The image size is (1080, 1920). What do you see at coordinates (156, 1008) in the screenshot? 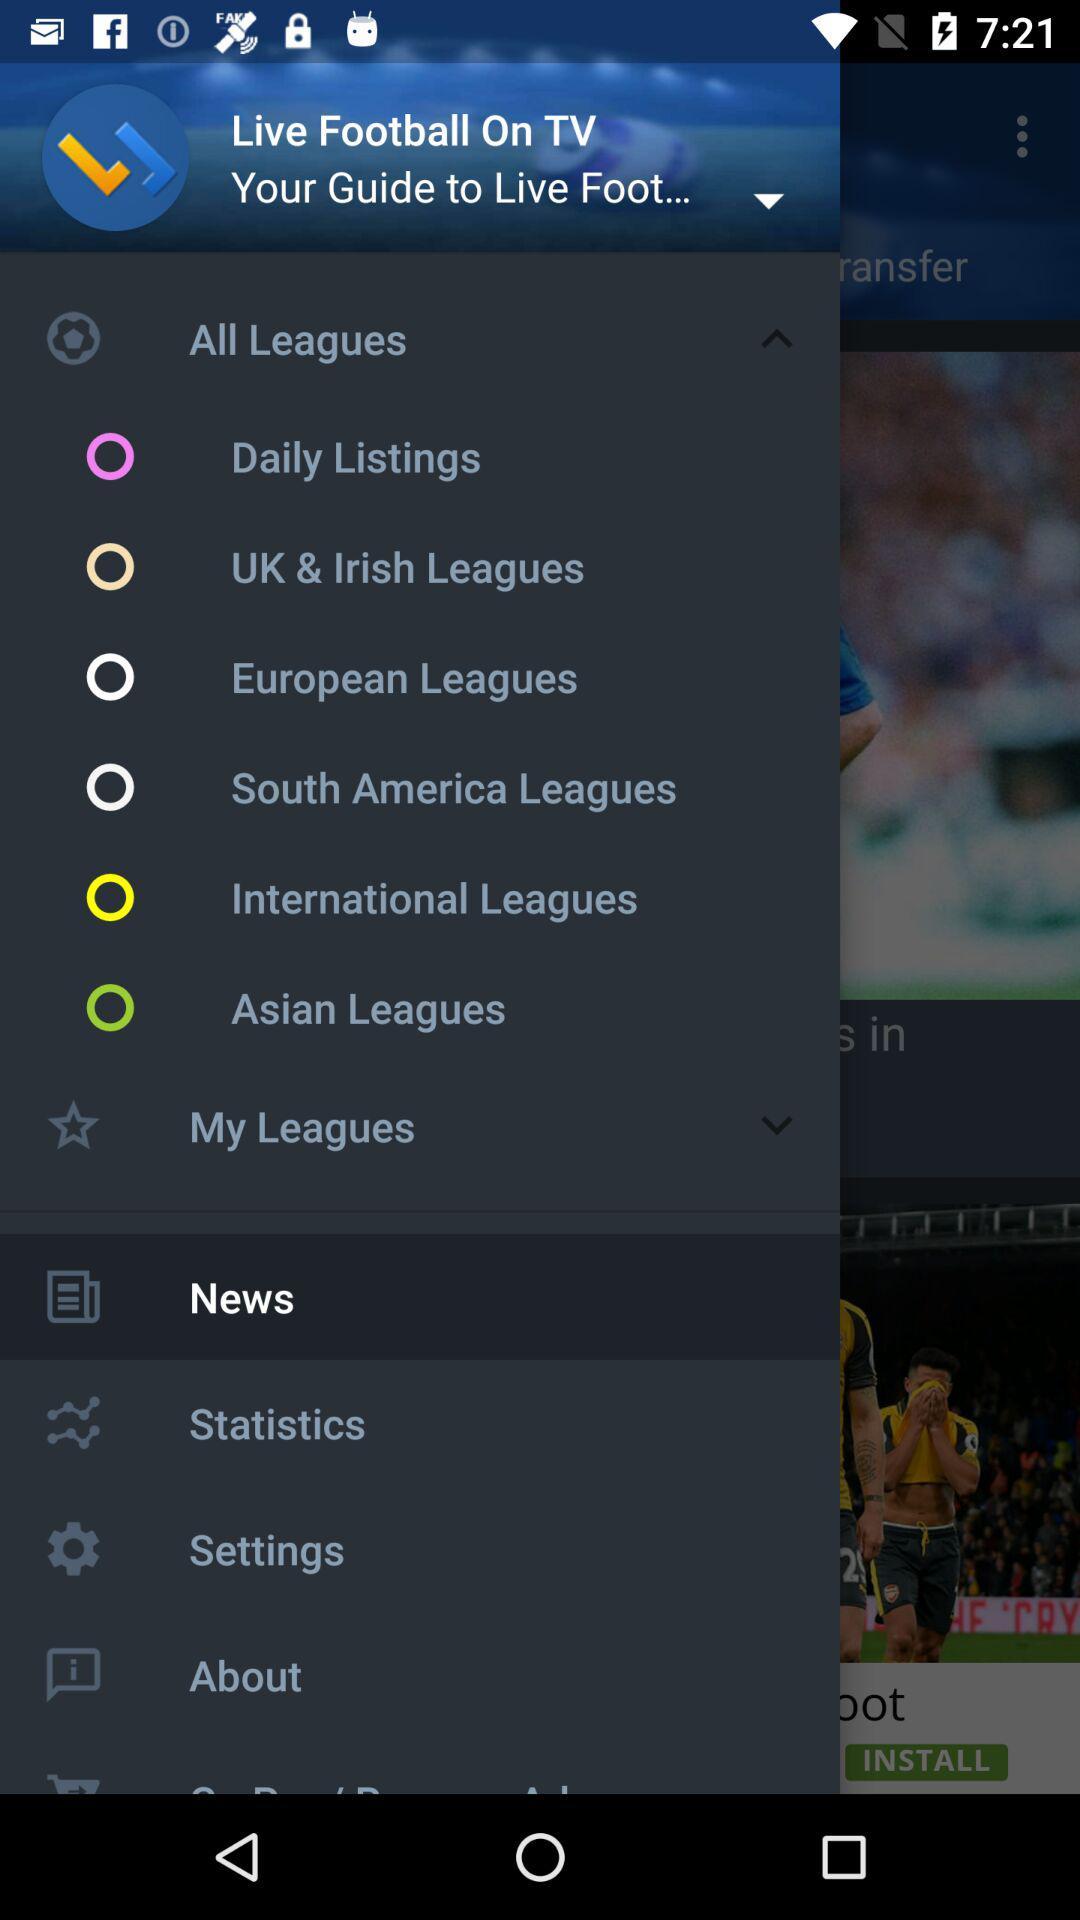
I see `the circle near asian leagues` at bounding box center [156, 1008].